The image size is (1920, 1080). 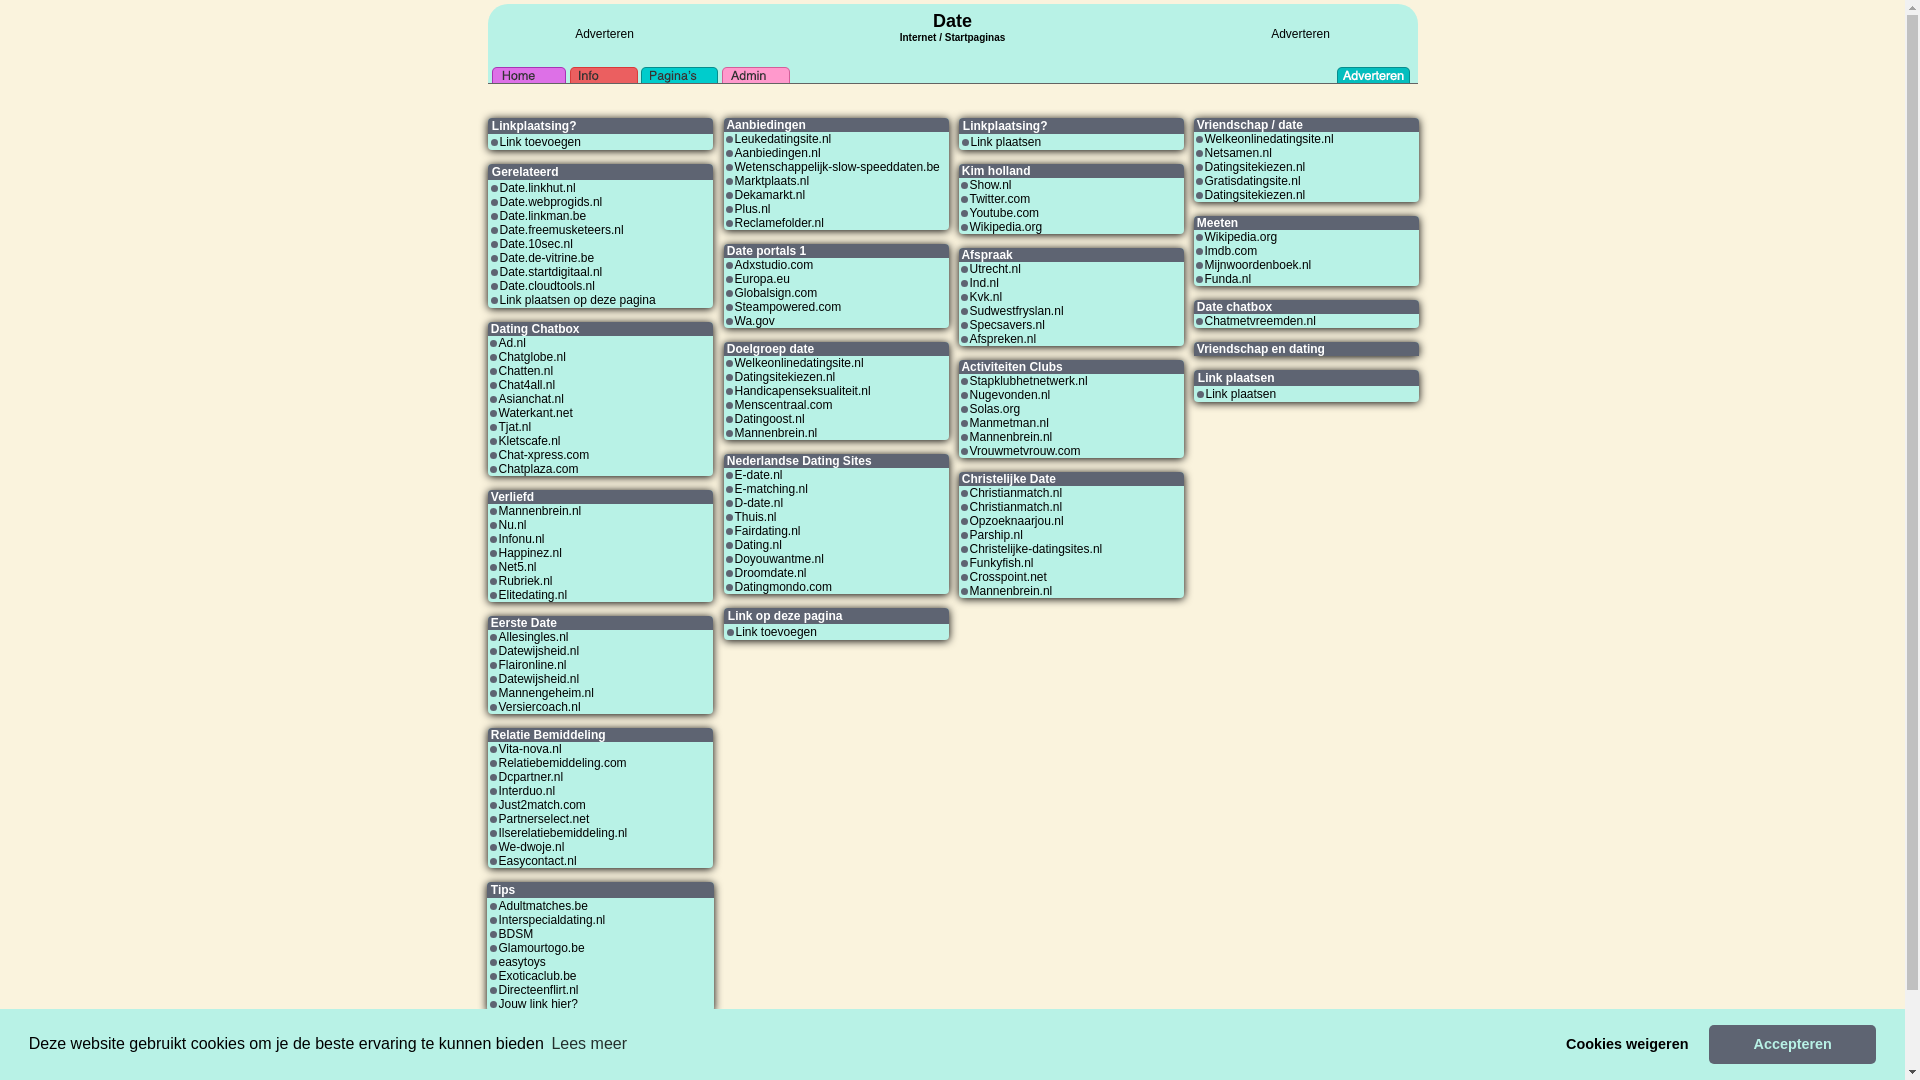 I want to click on 'Marktplaats.nl', so click(x=733, y=181).